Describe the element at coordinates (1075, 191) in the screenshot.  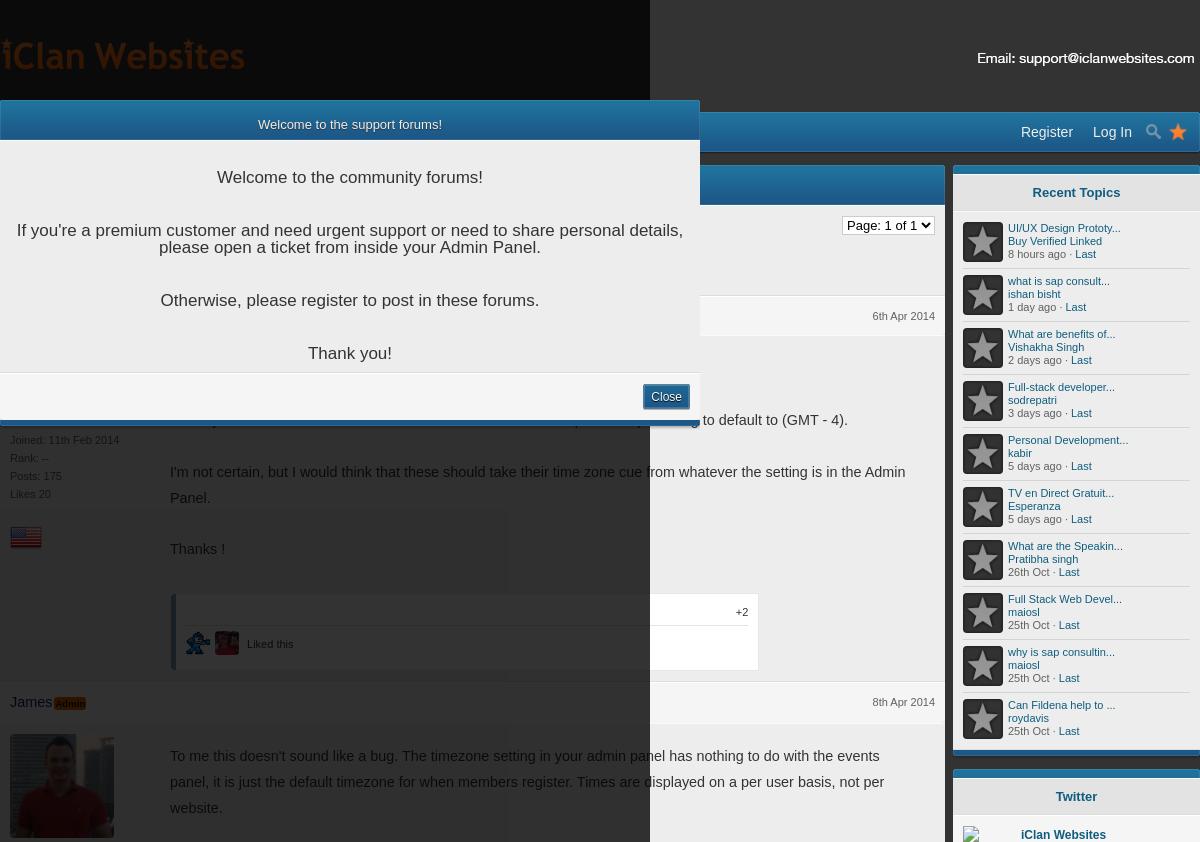
I see `'Recent Topics'` at that location.